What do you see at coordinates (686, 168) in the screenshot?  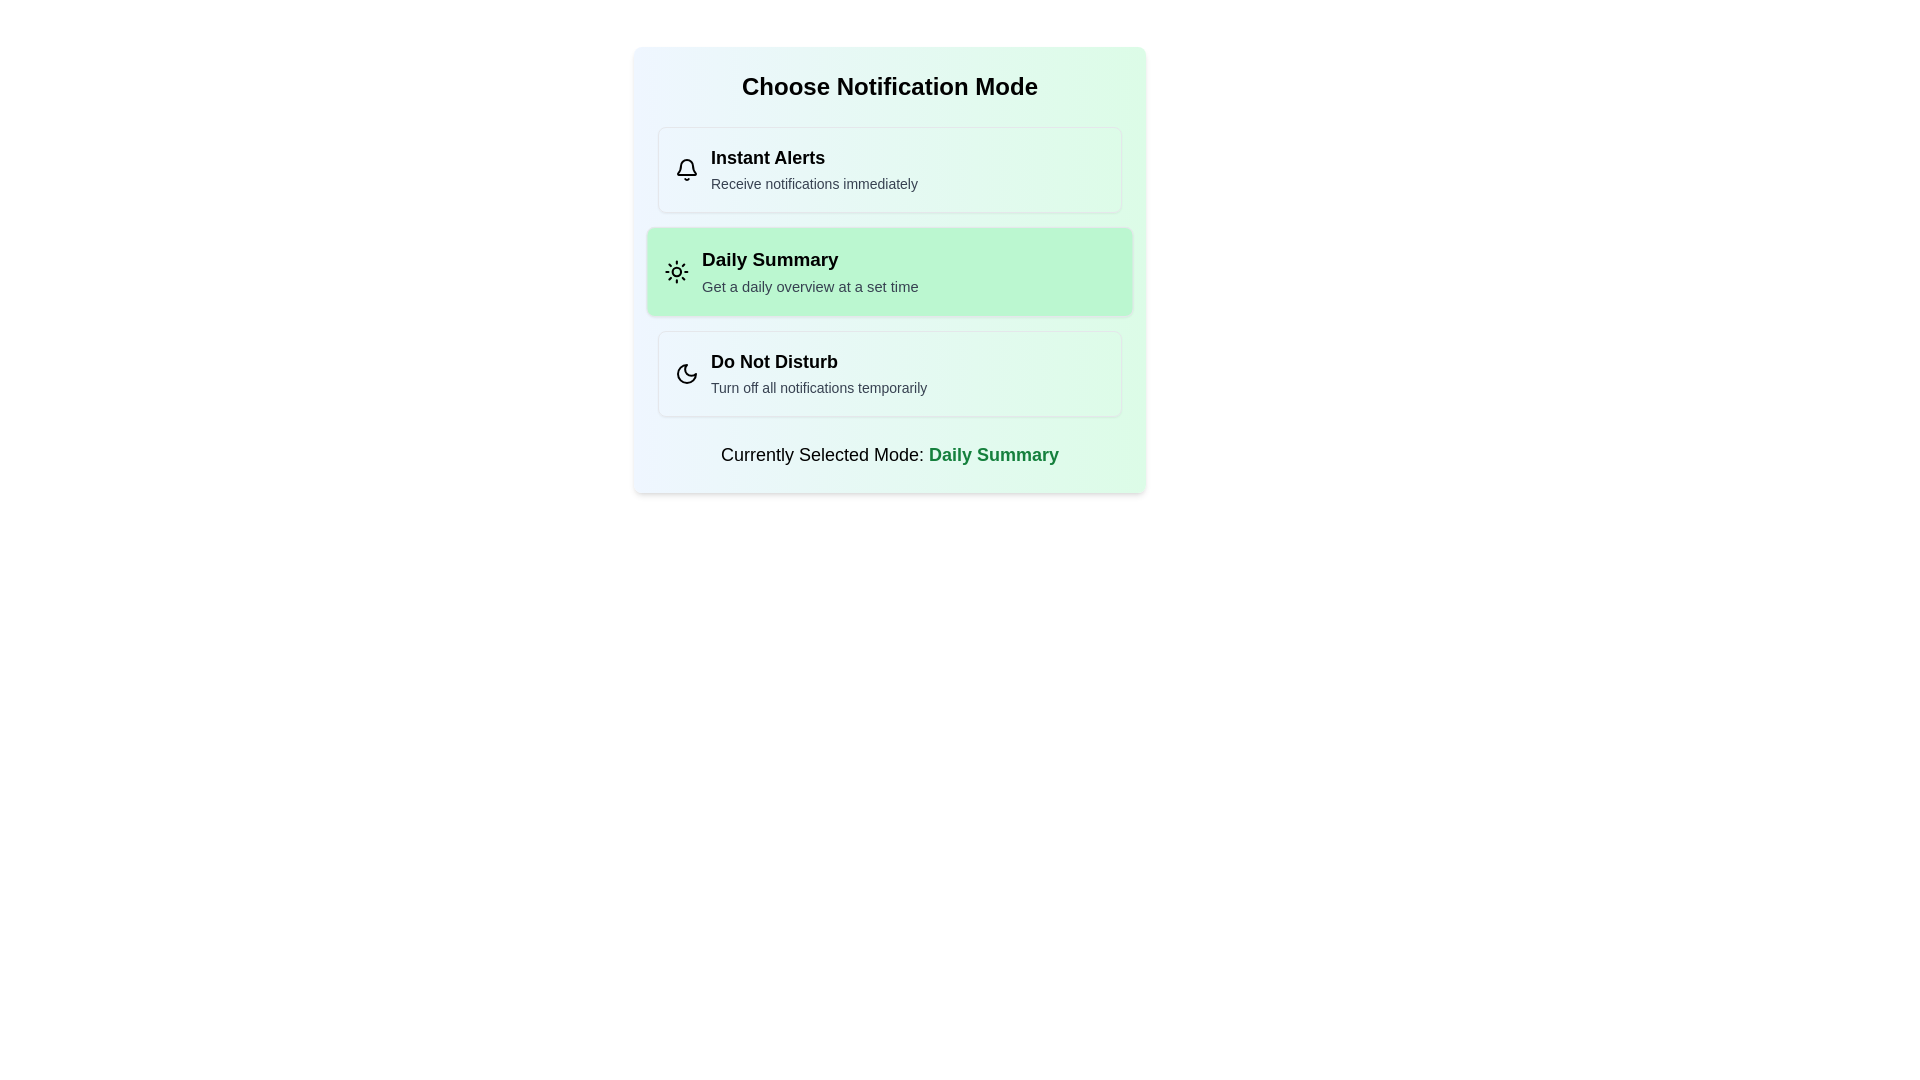 I see `the small black bell icon representing notifications, located on the left edge of the Instant Alerts section` at bounding box center [686, 168].